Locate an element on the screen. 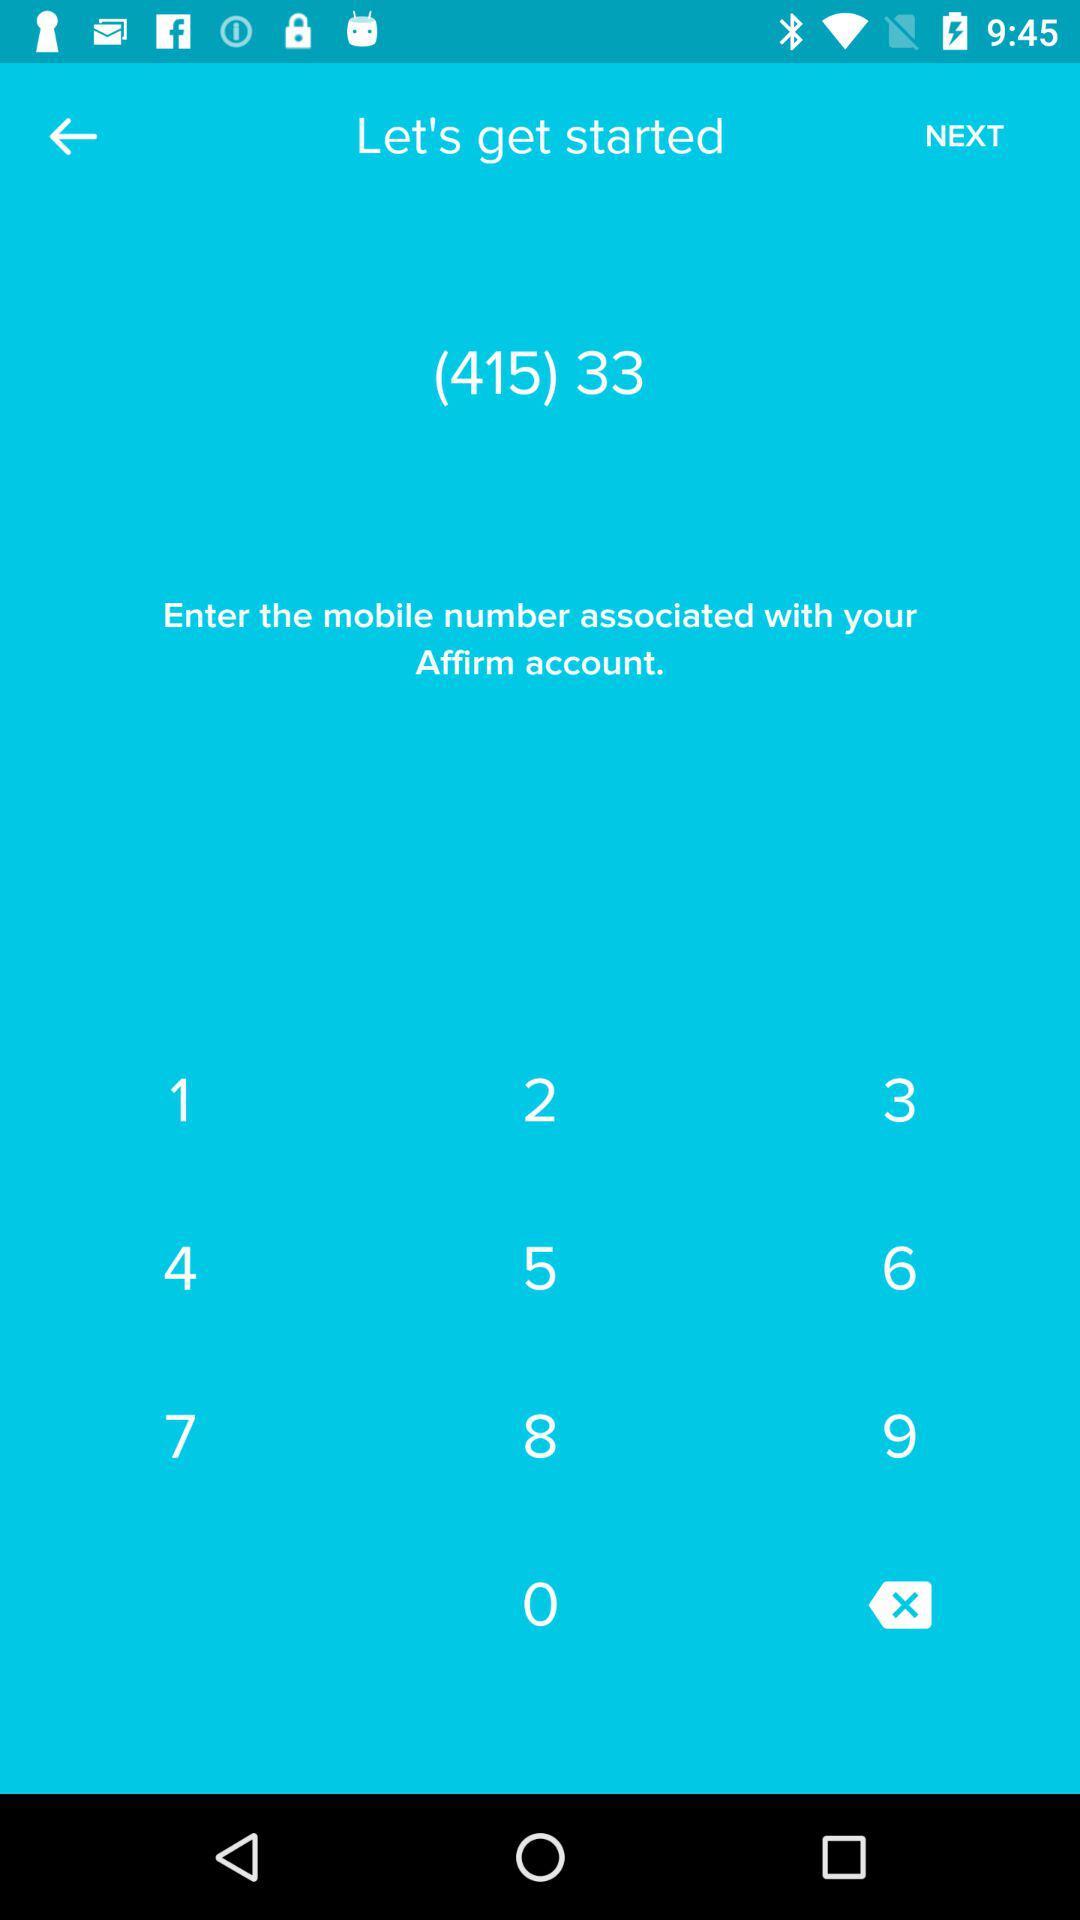  the icon to the left of let s get item is located at coordinates (72, 135).